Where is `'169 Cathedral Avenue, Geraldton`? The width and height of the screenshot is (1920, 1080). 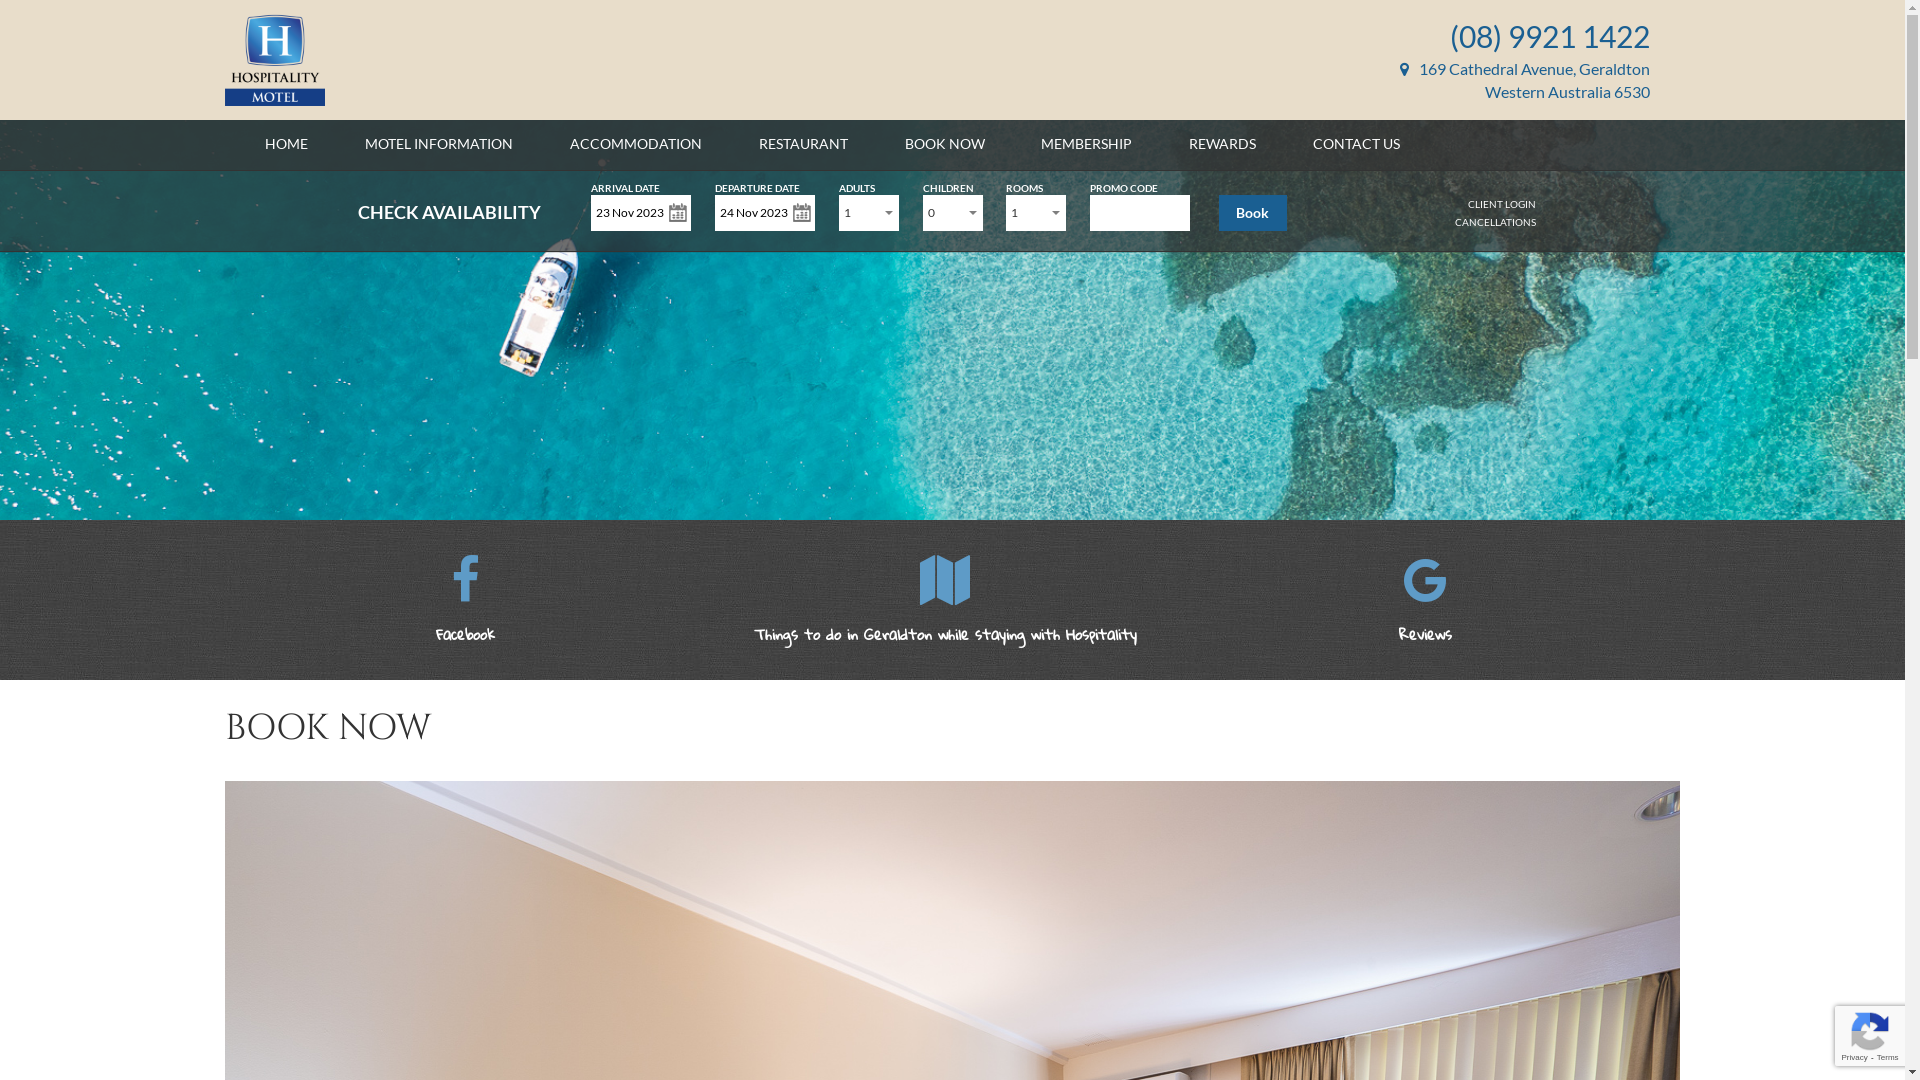 '169 Cathedral Avenue, Geraldton is located at coordinates (1399, 79).